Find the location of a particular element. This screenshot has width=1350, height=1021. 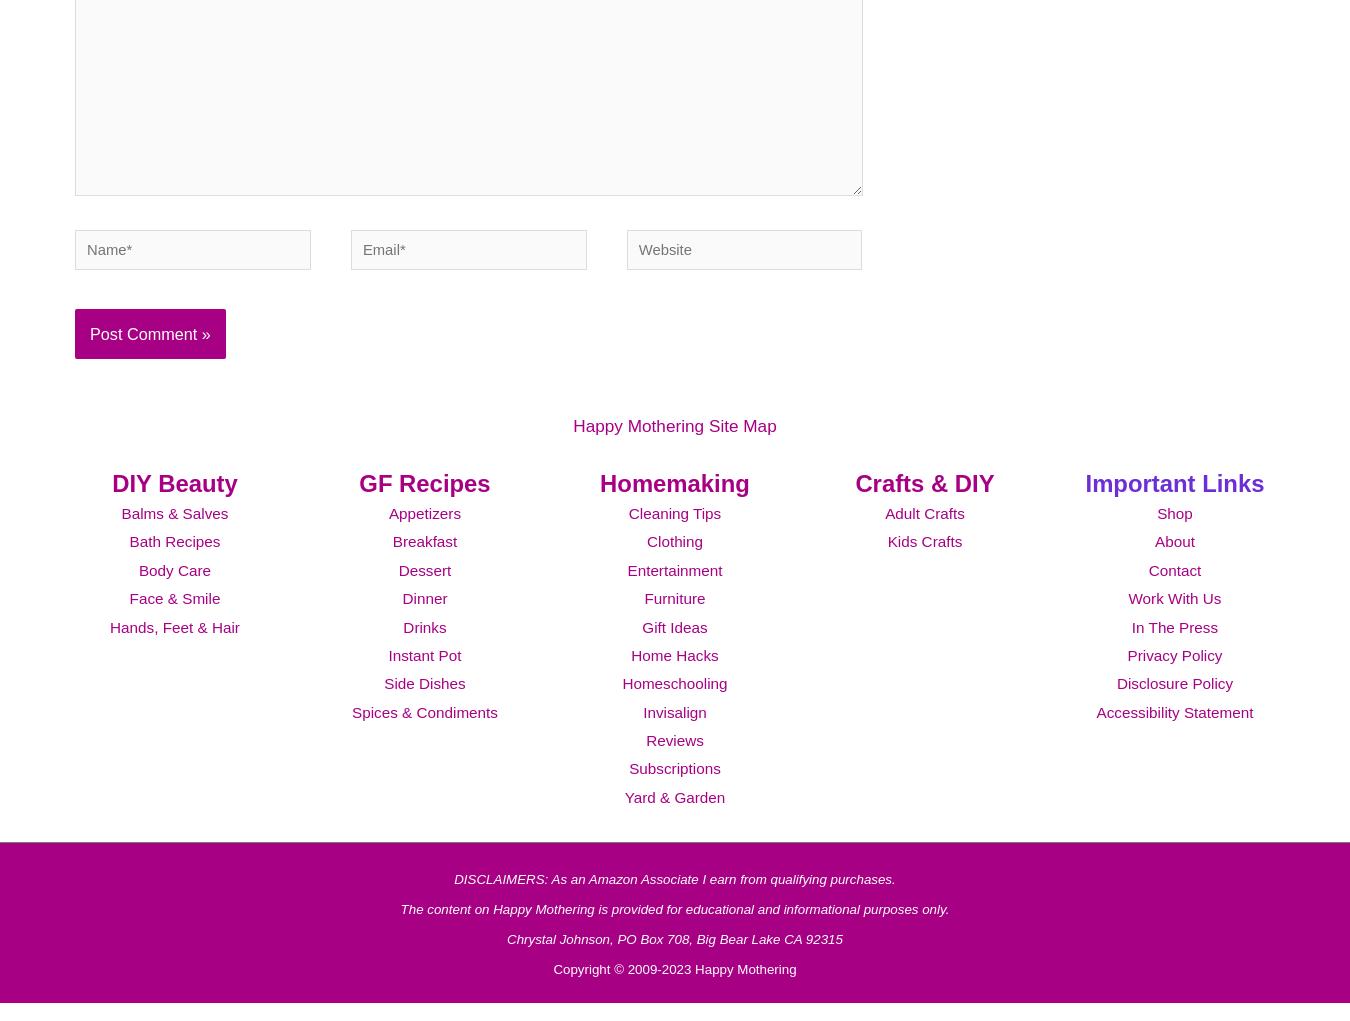

'Breakfast' is located at coordinates (424, 567).